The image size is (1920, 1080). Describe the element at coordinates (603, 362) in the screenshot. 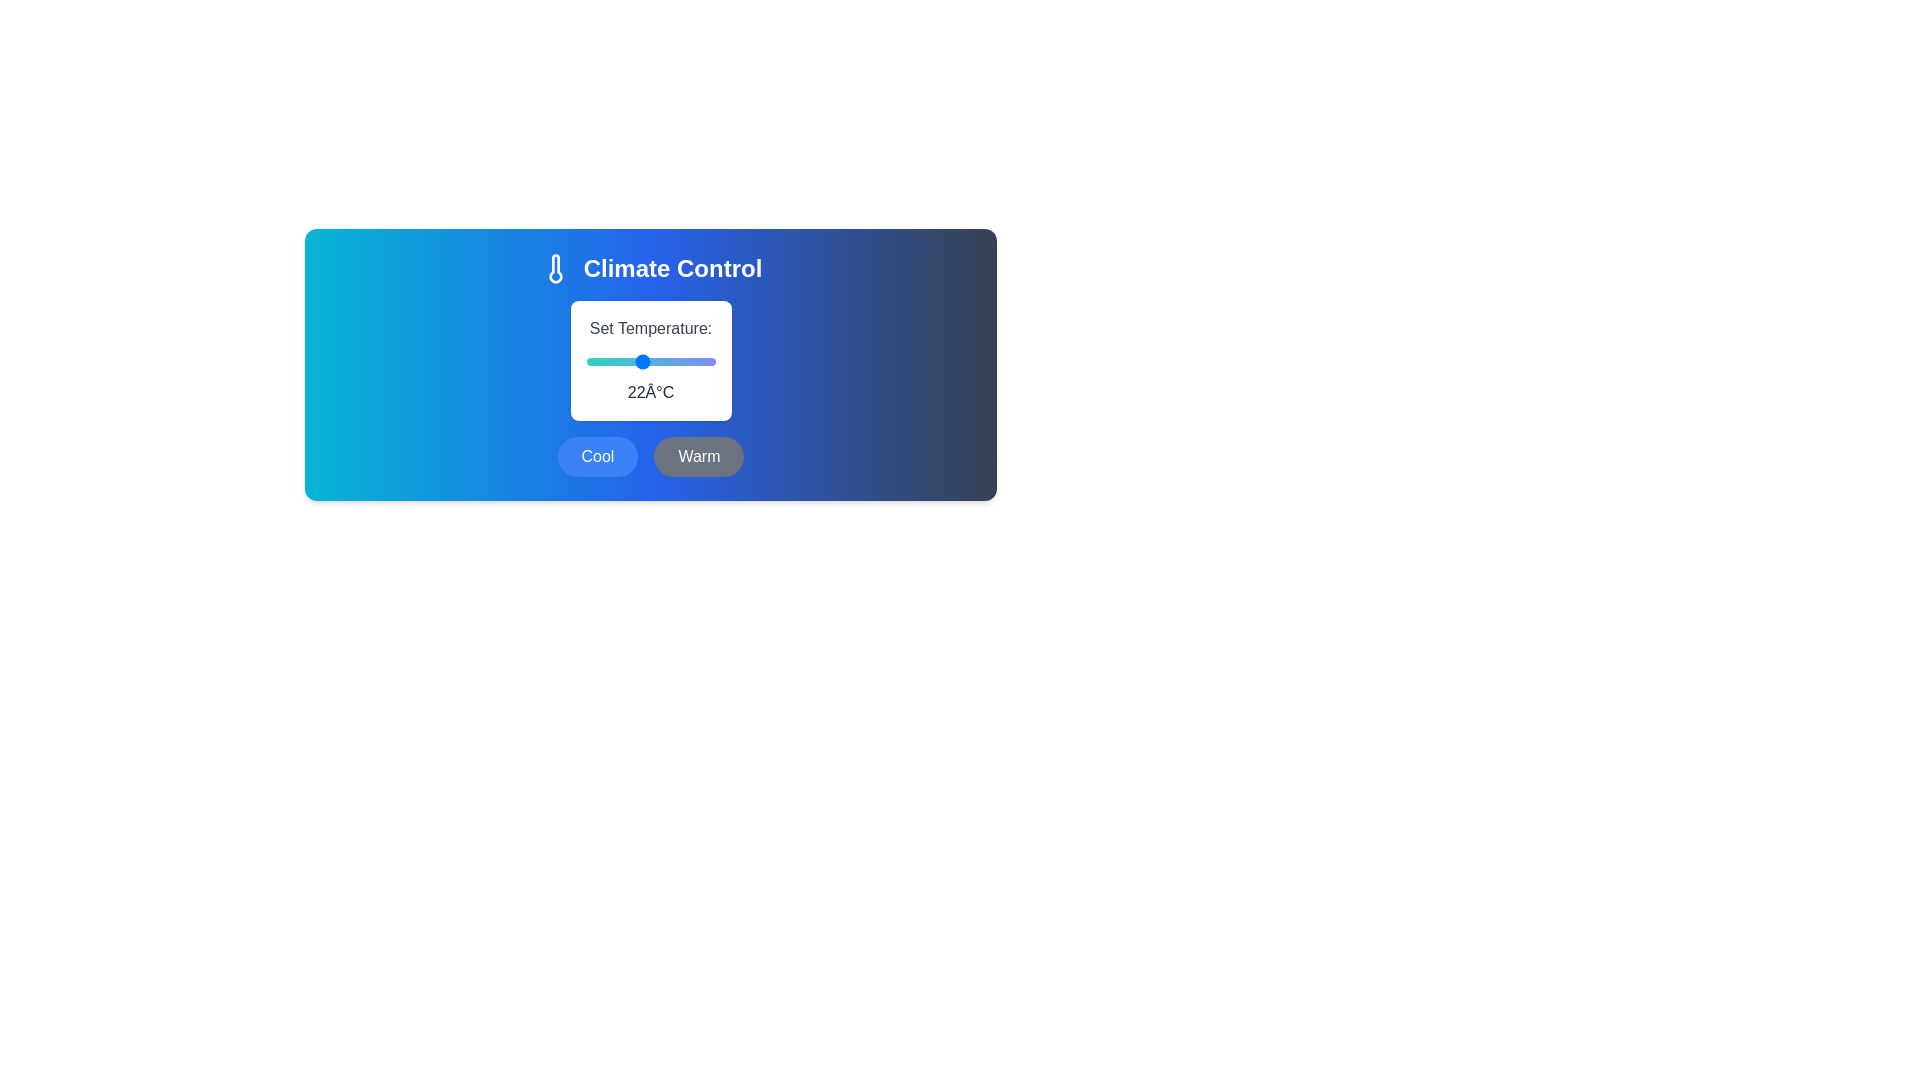

I see `the temperature` at that location.